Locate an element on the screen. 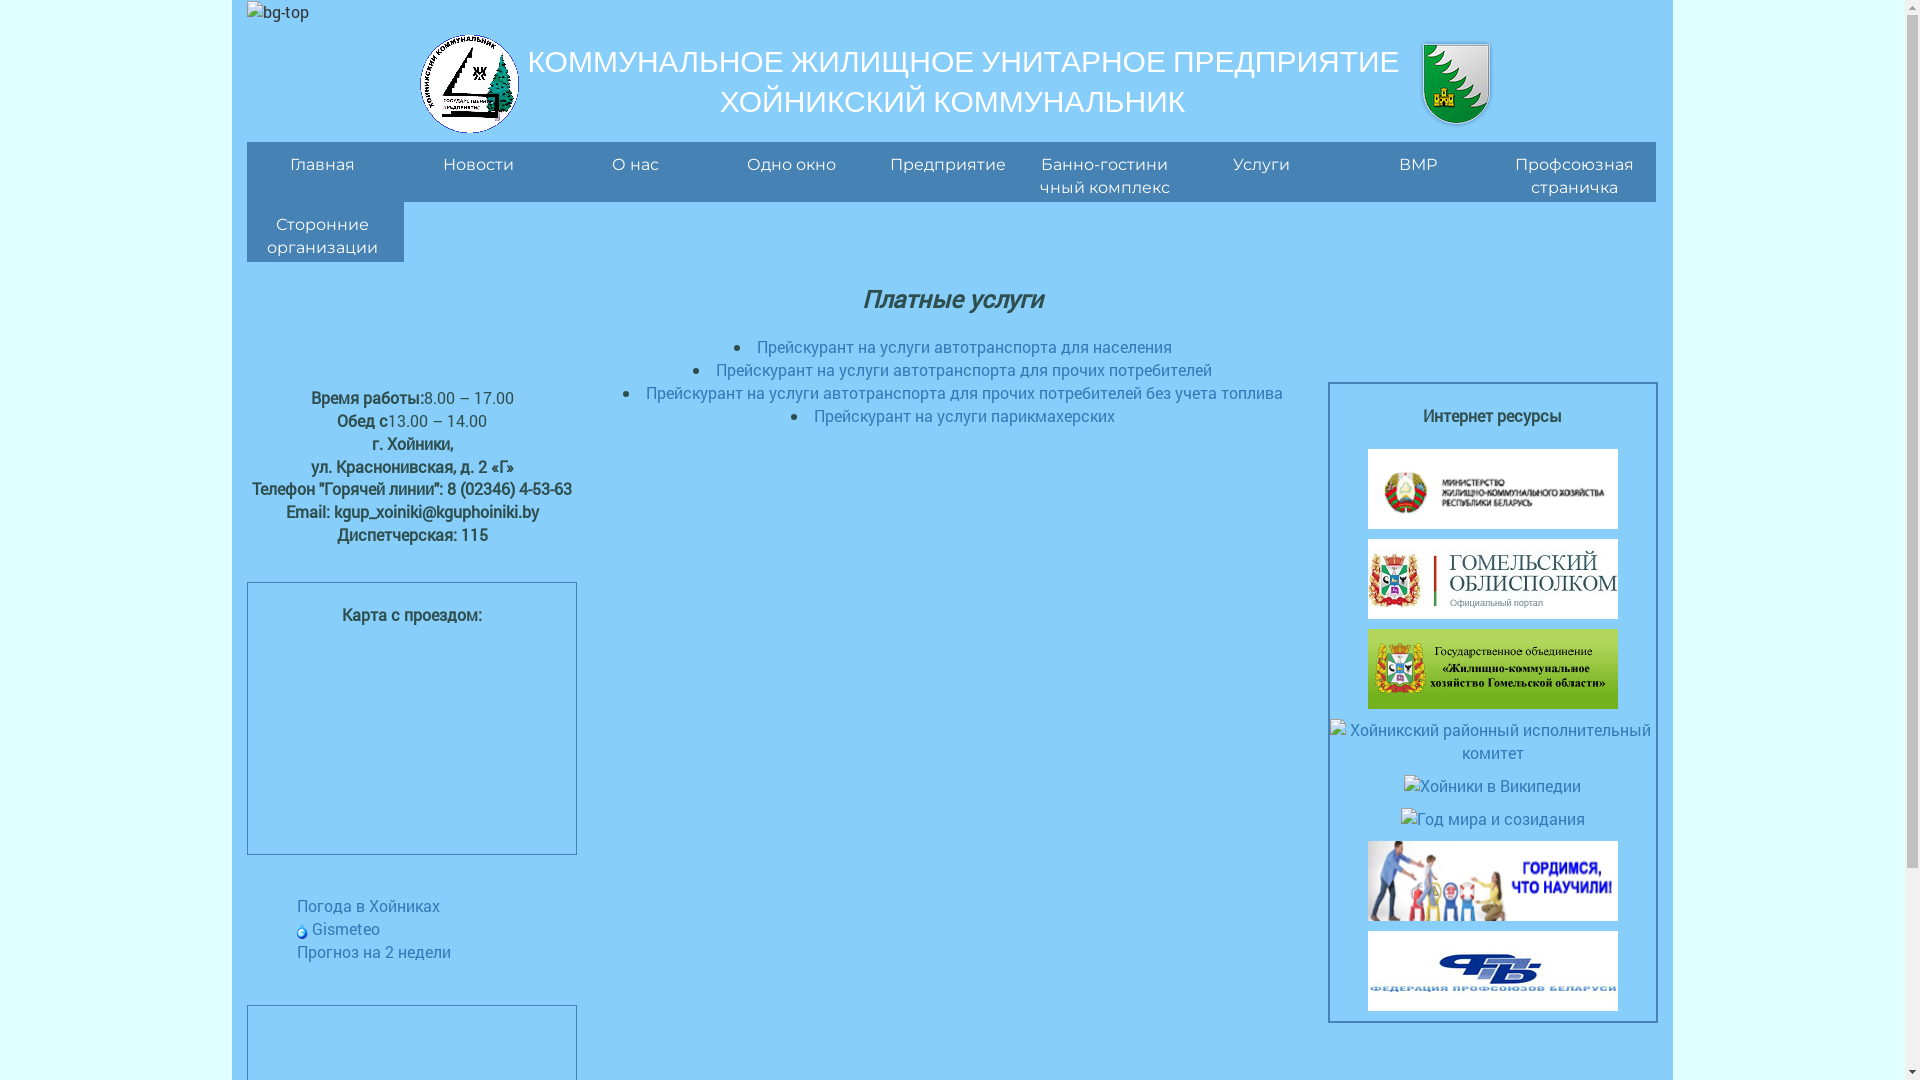  'Gismeteo' is located at coordinates (338, 928).